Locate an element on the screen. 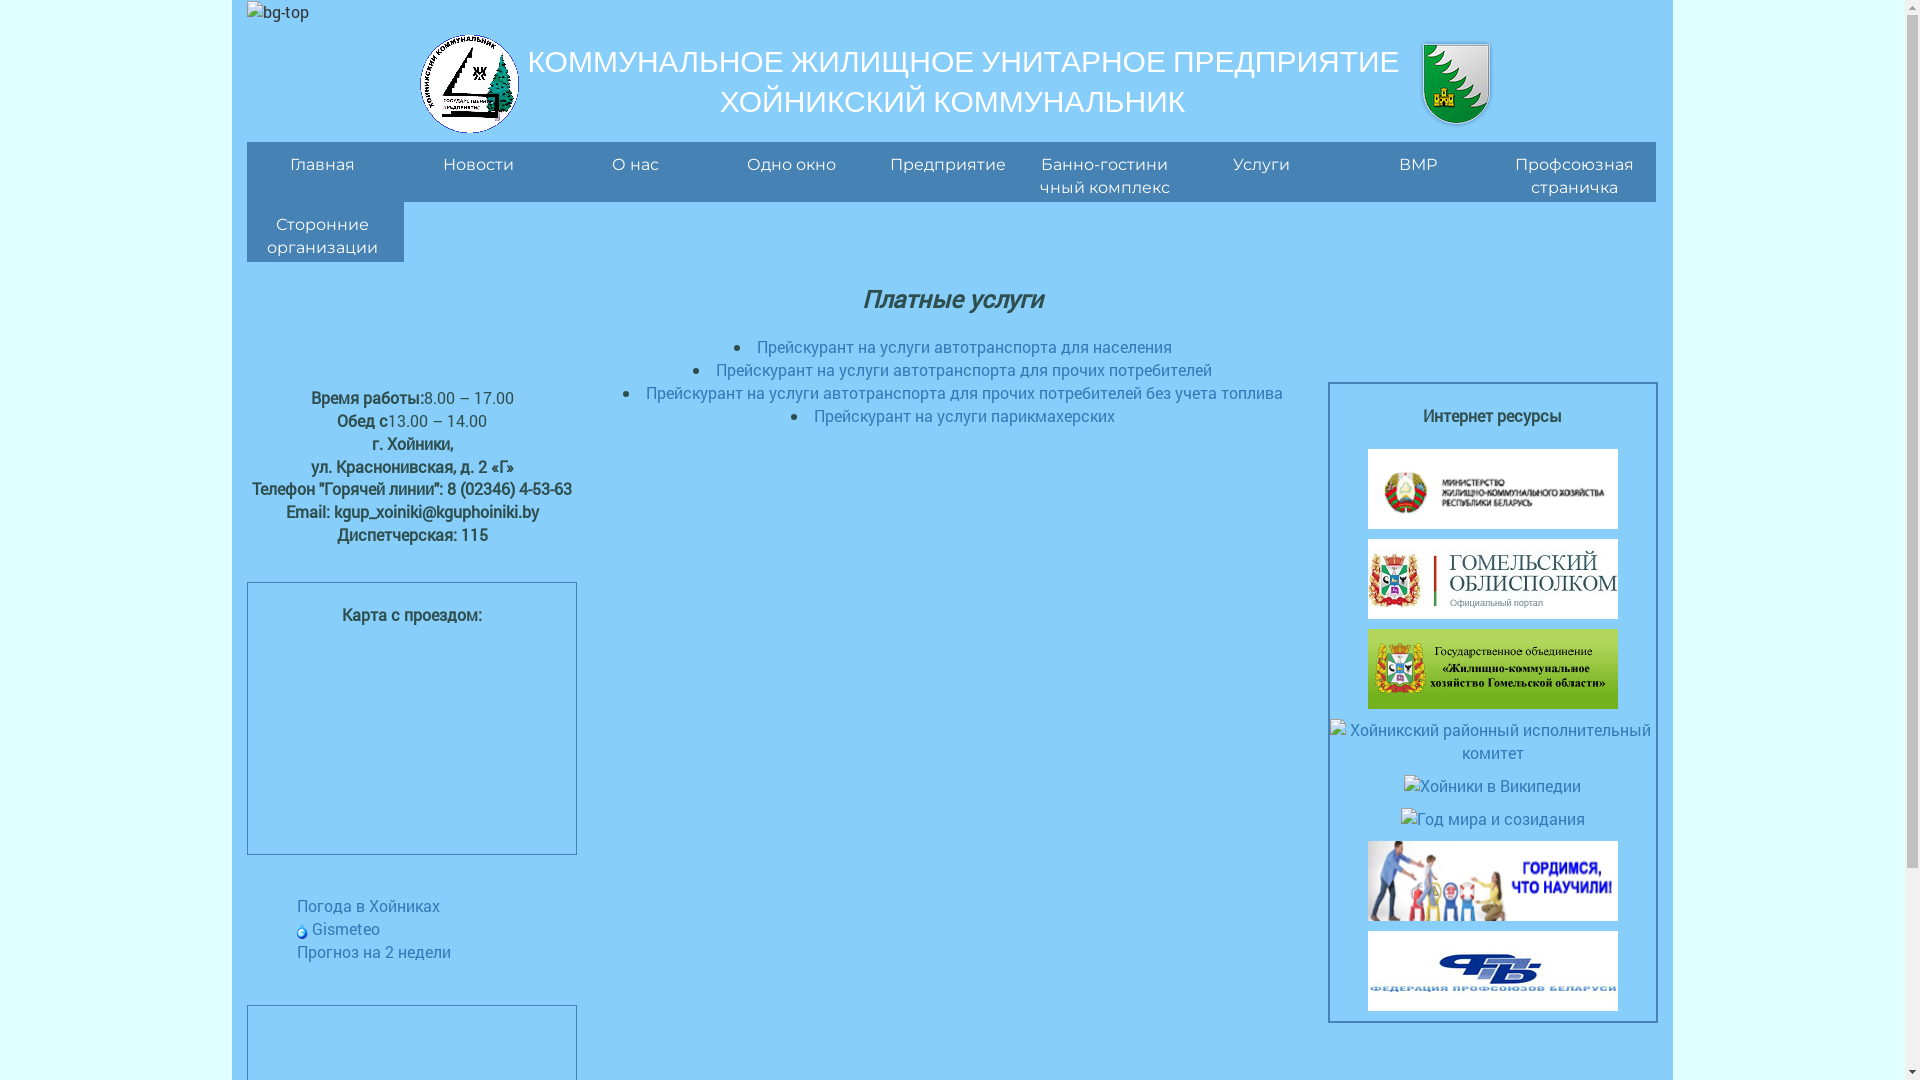  'Gismeteo' is located at coordinates (338, 928).